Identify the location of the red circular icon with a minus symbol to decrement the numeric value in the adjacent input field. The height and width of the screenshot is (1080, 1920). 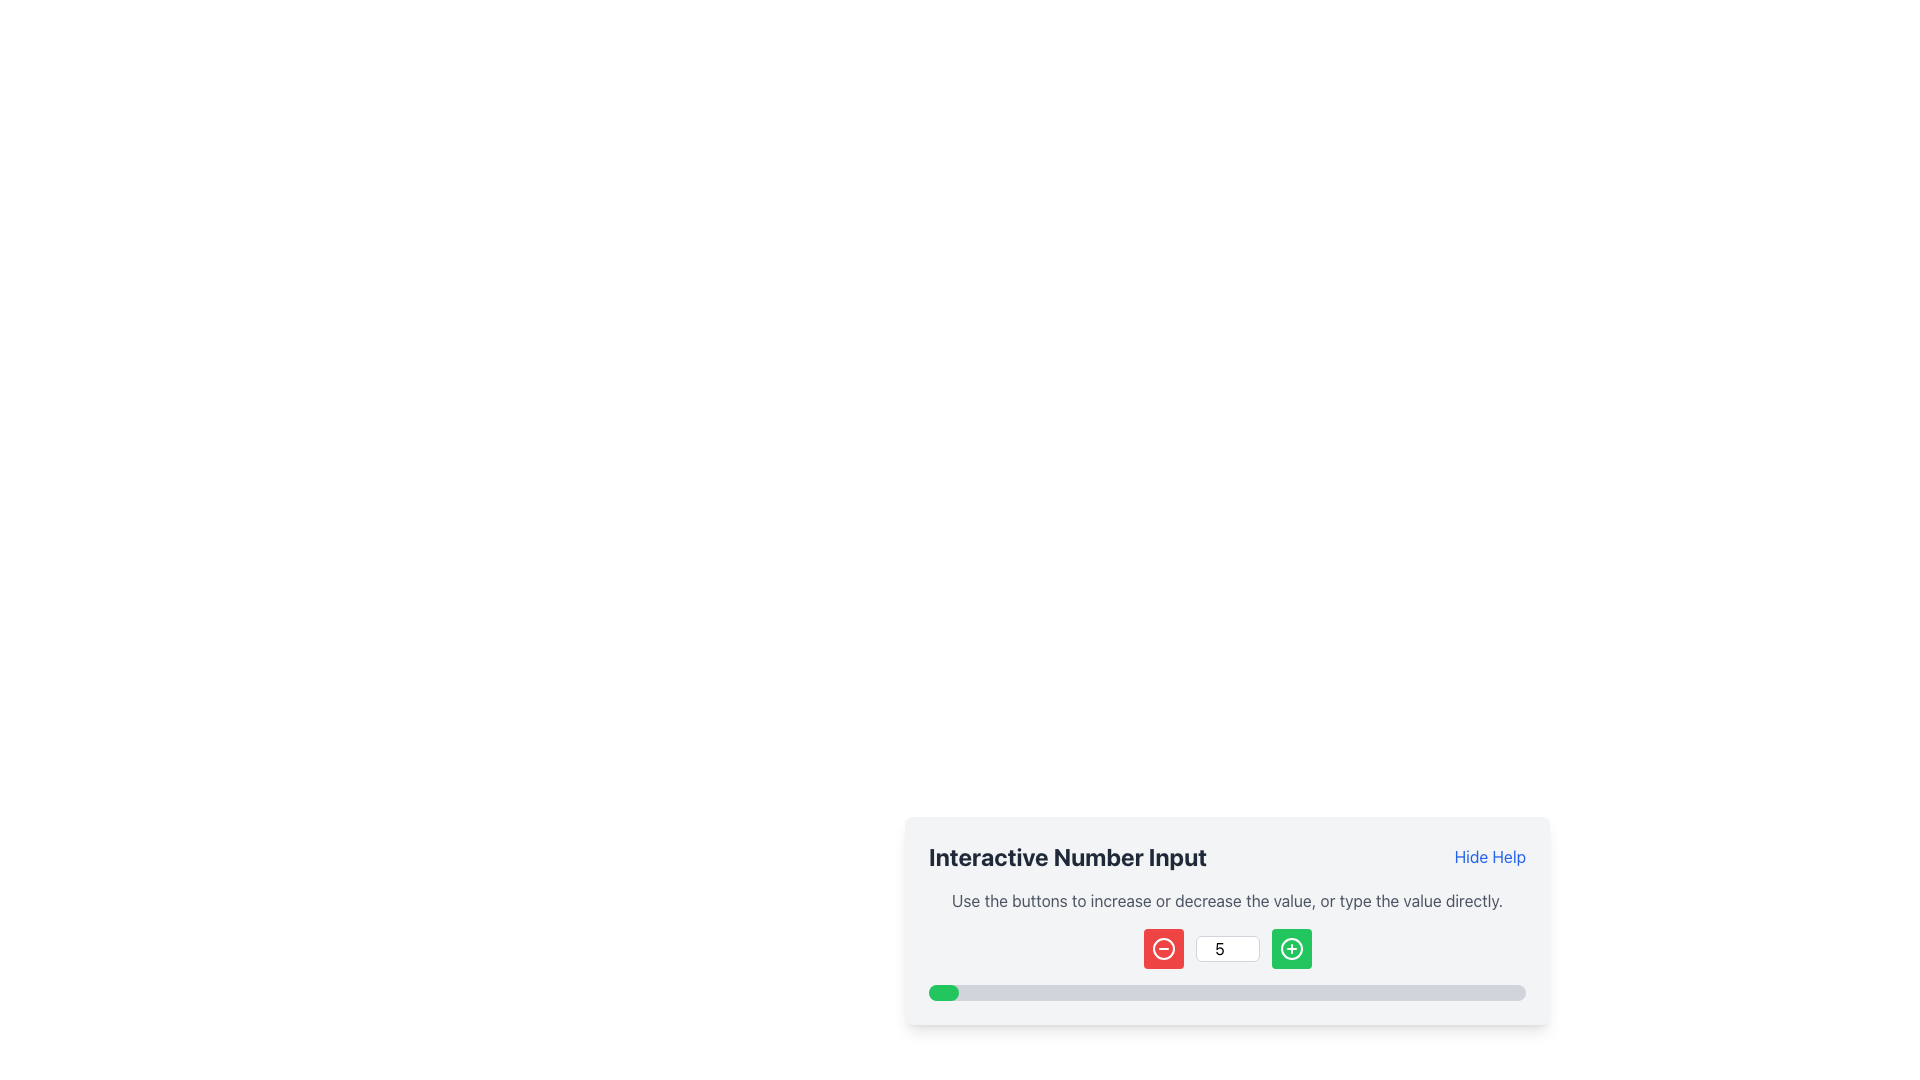
(1163, 947).